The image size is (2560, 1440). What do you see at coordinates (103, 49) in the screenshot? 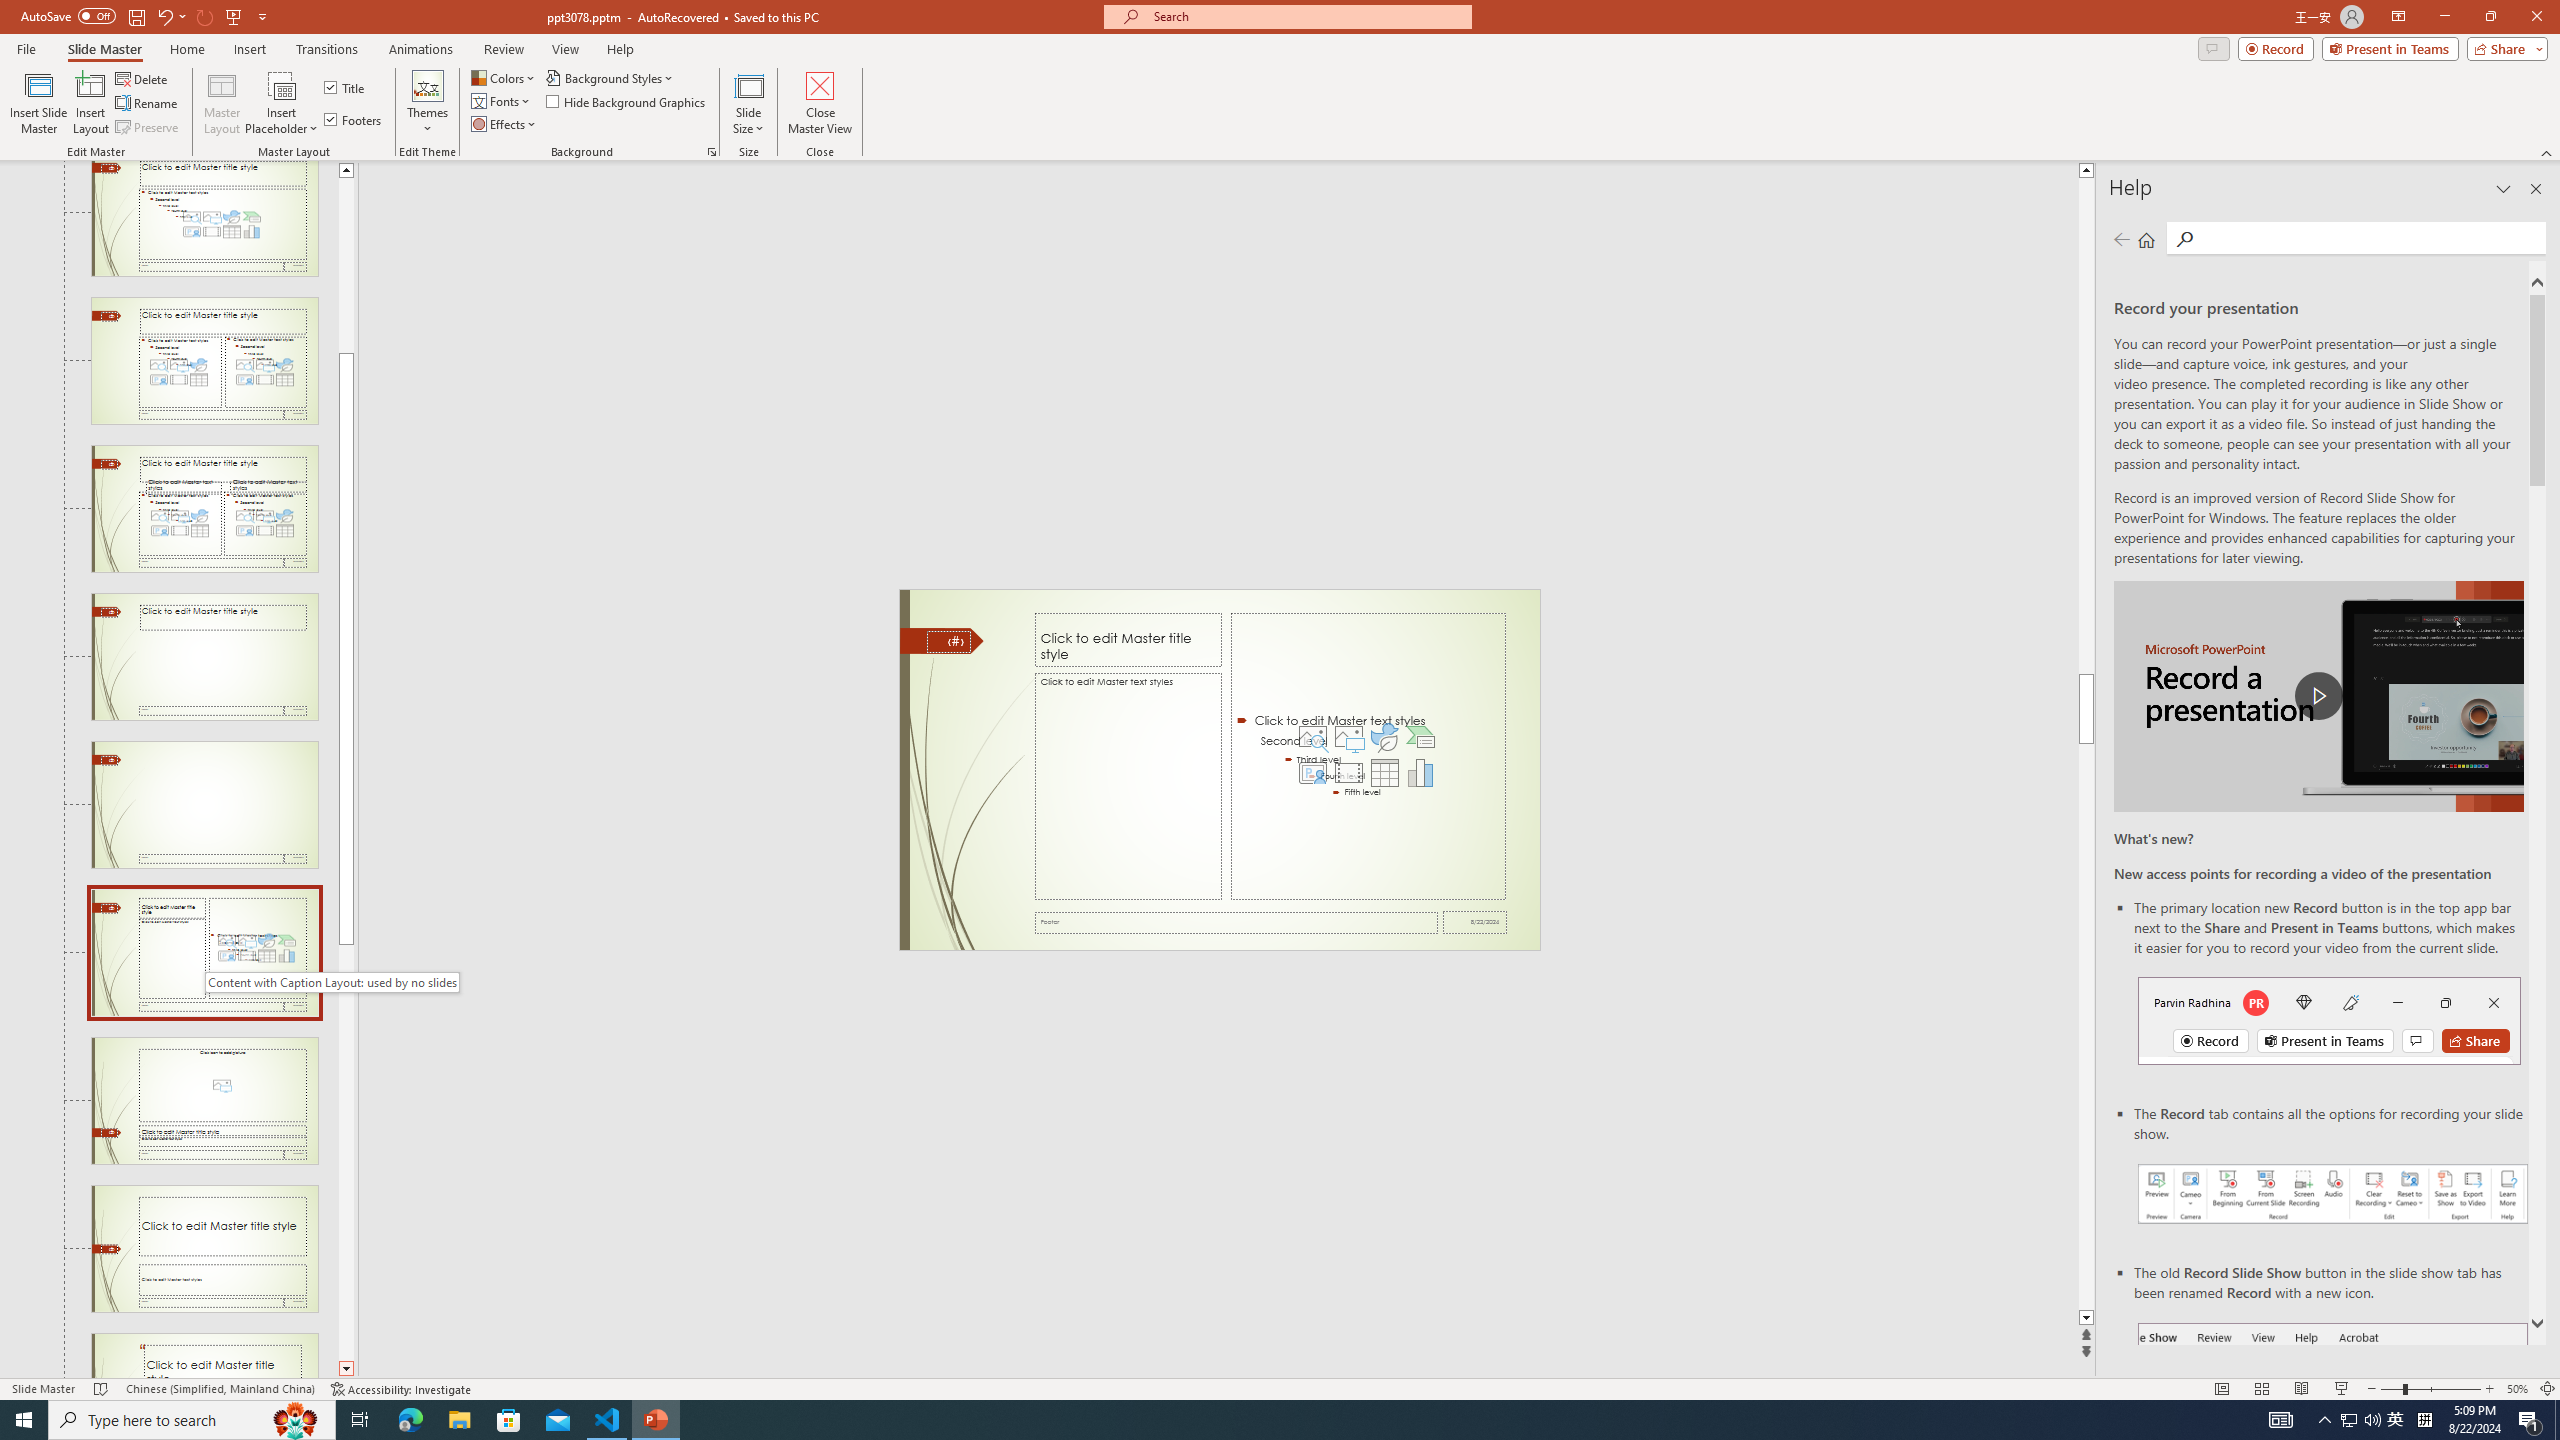
I see `'Slide Master'` at bounding box center [103, 49].